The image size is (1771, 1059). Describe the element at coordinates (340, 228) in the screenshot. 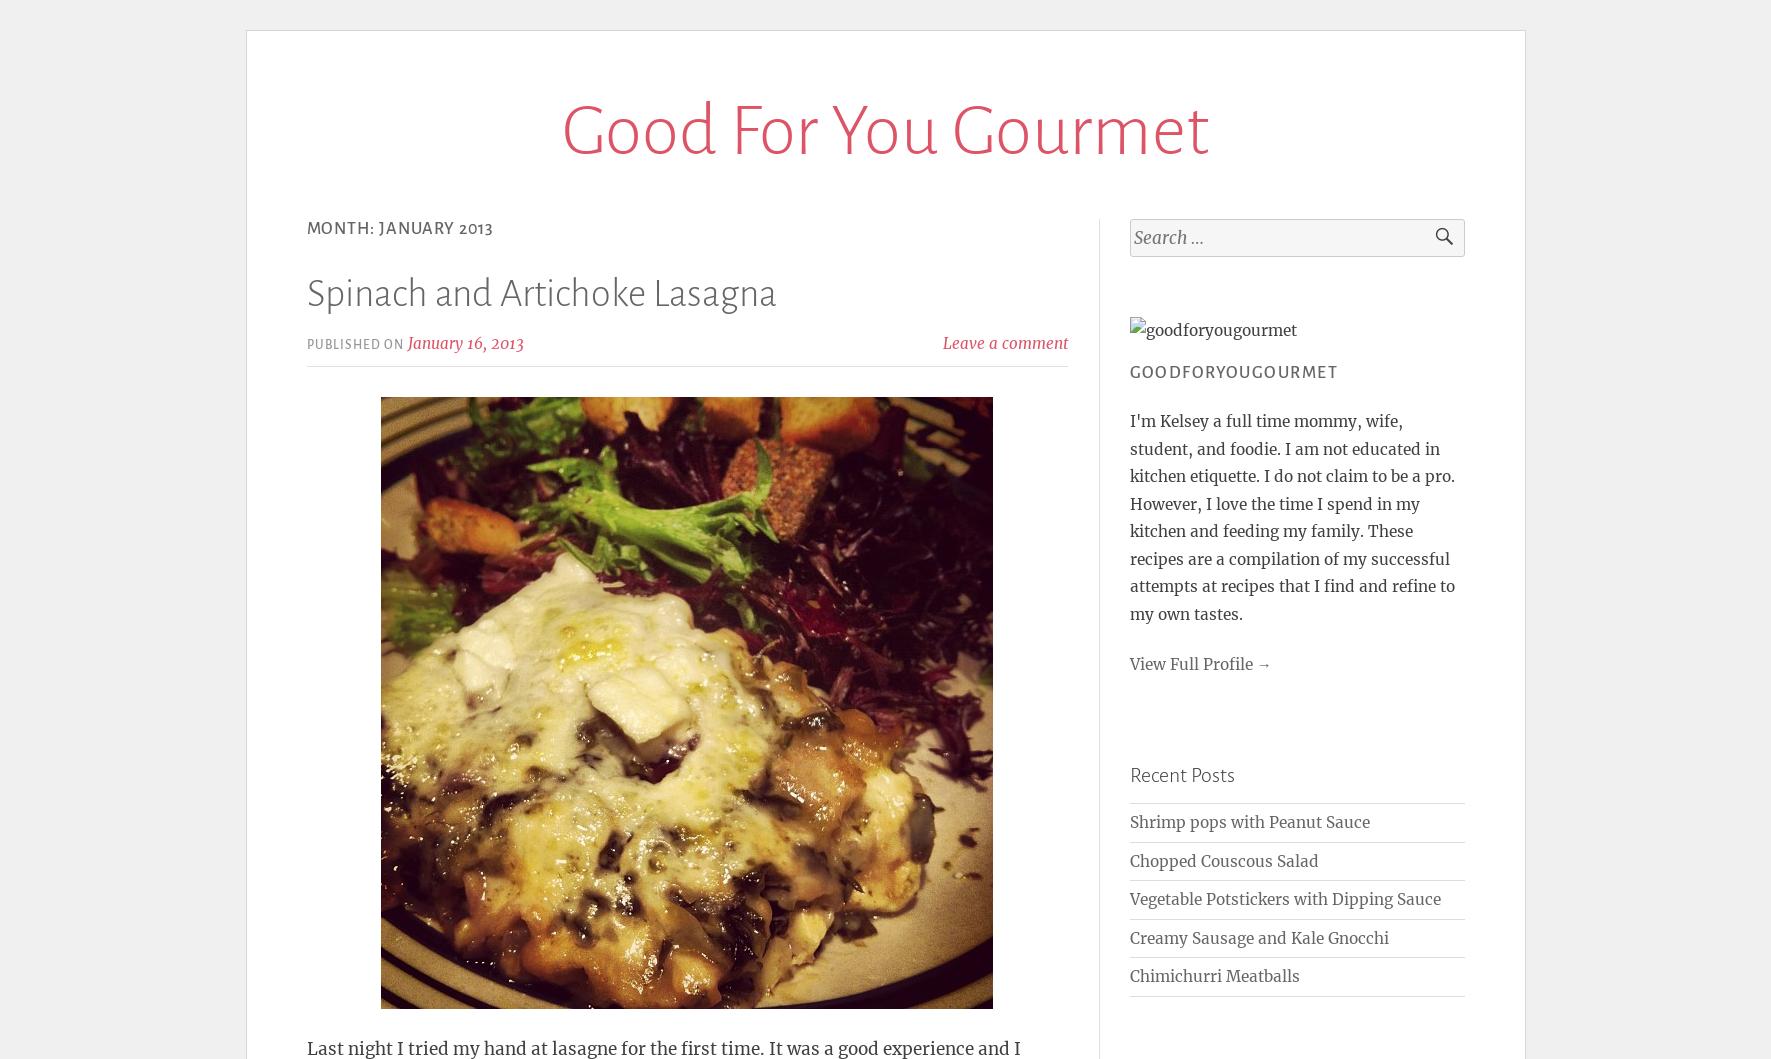

I see `'Month:'` at that location.